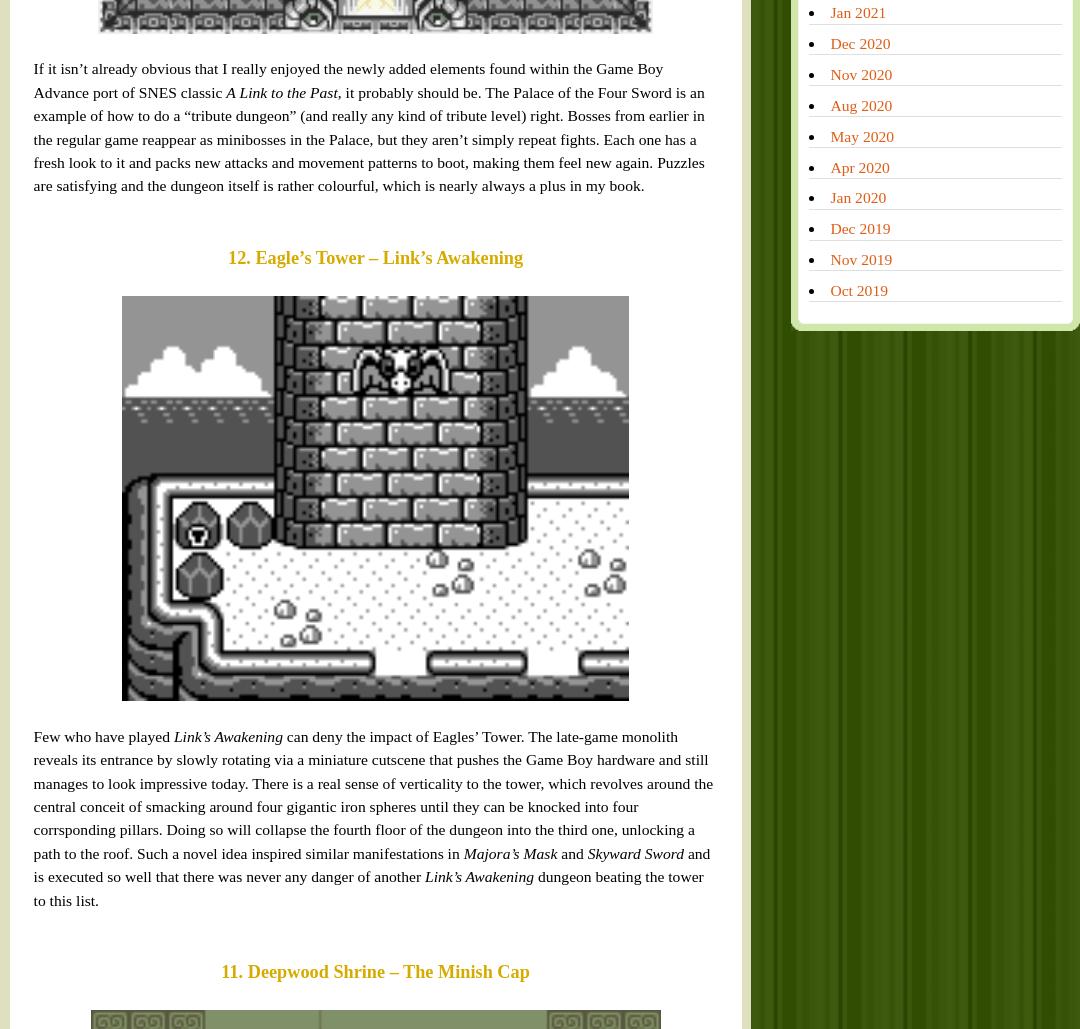 The width and height of the screenshot is (1080, 1029). Describe the element at coordinates (714, 703) in the screenshot. I see `'Jun 2015'` at that location.